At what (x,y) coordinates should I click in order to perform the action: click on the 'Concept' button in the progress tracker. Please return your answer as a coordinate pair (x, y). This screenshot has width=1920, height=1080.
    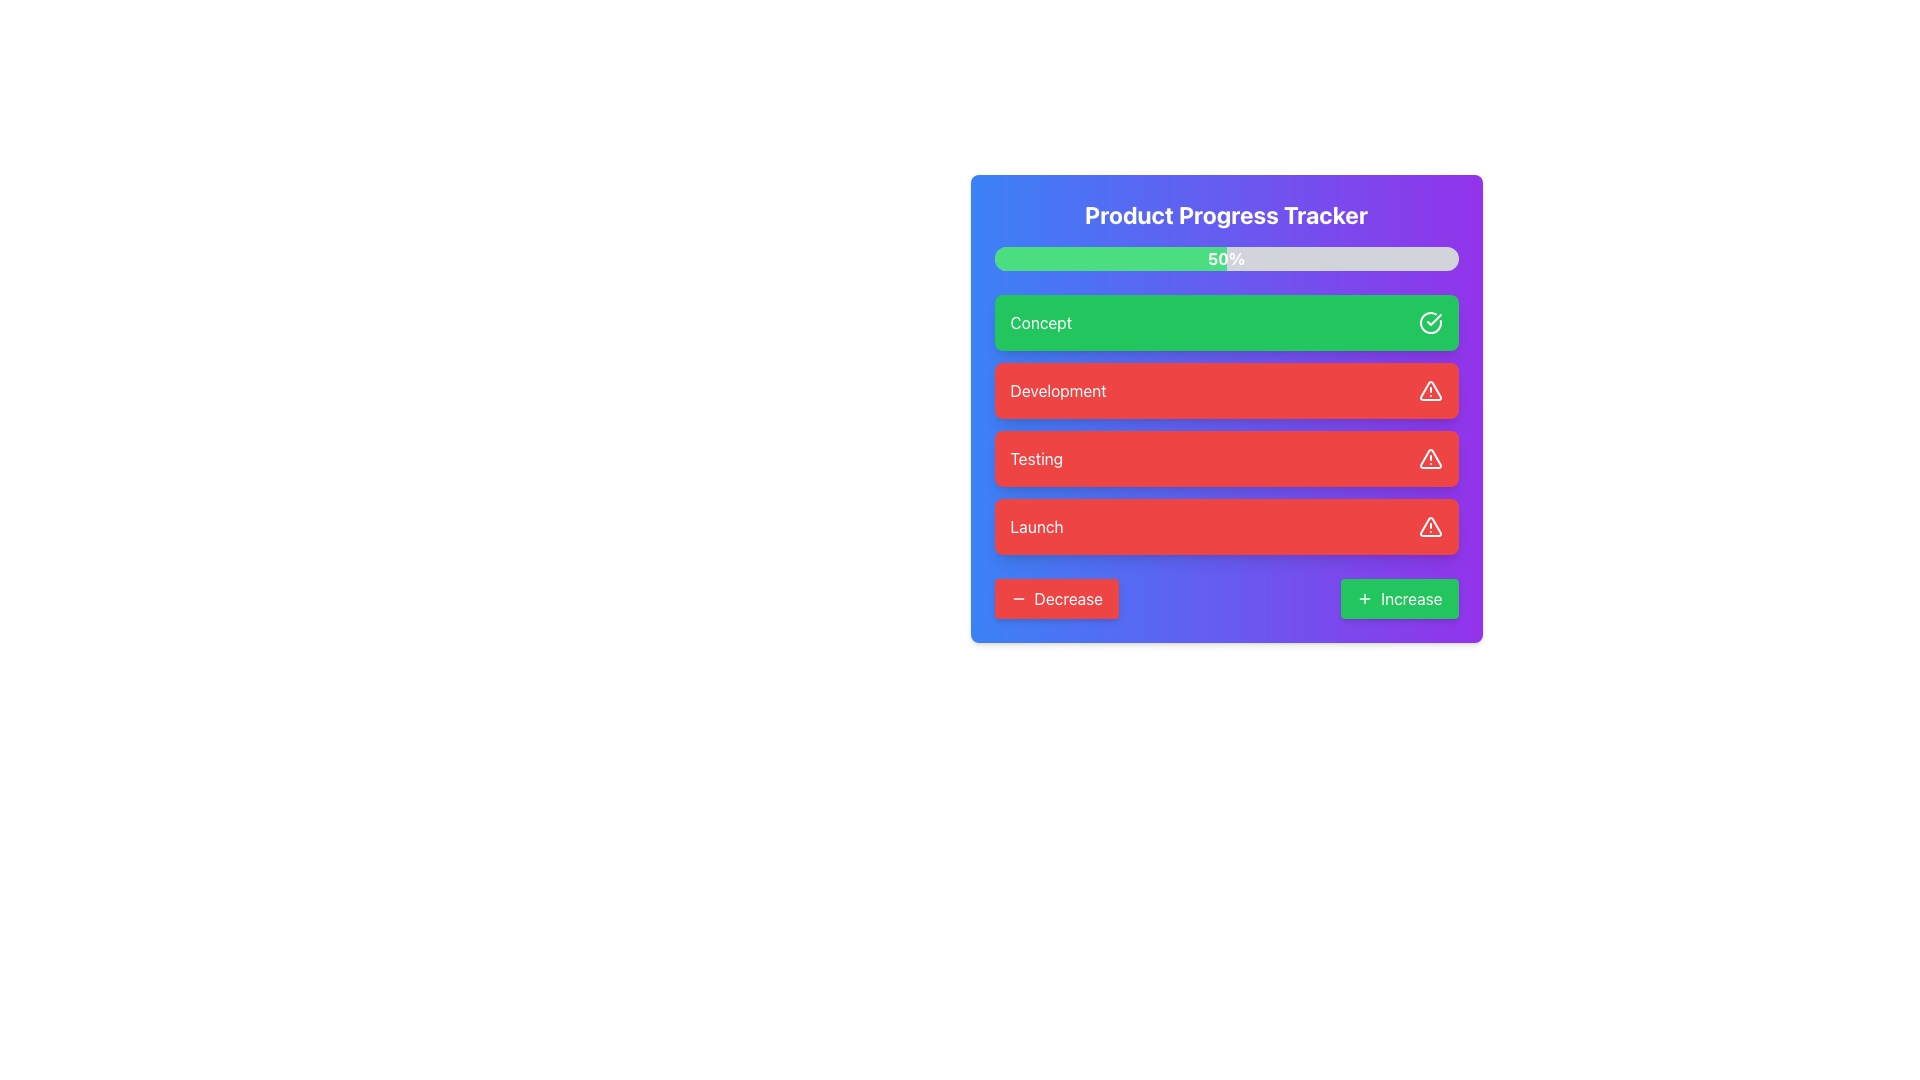
    Looking at the image, I should click on (1225, 322).